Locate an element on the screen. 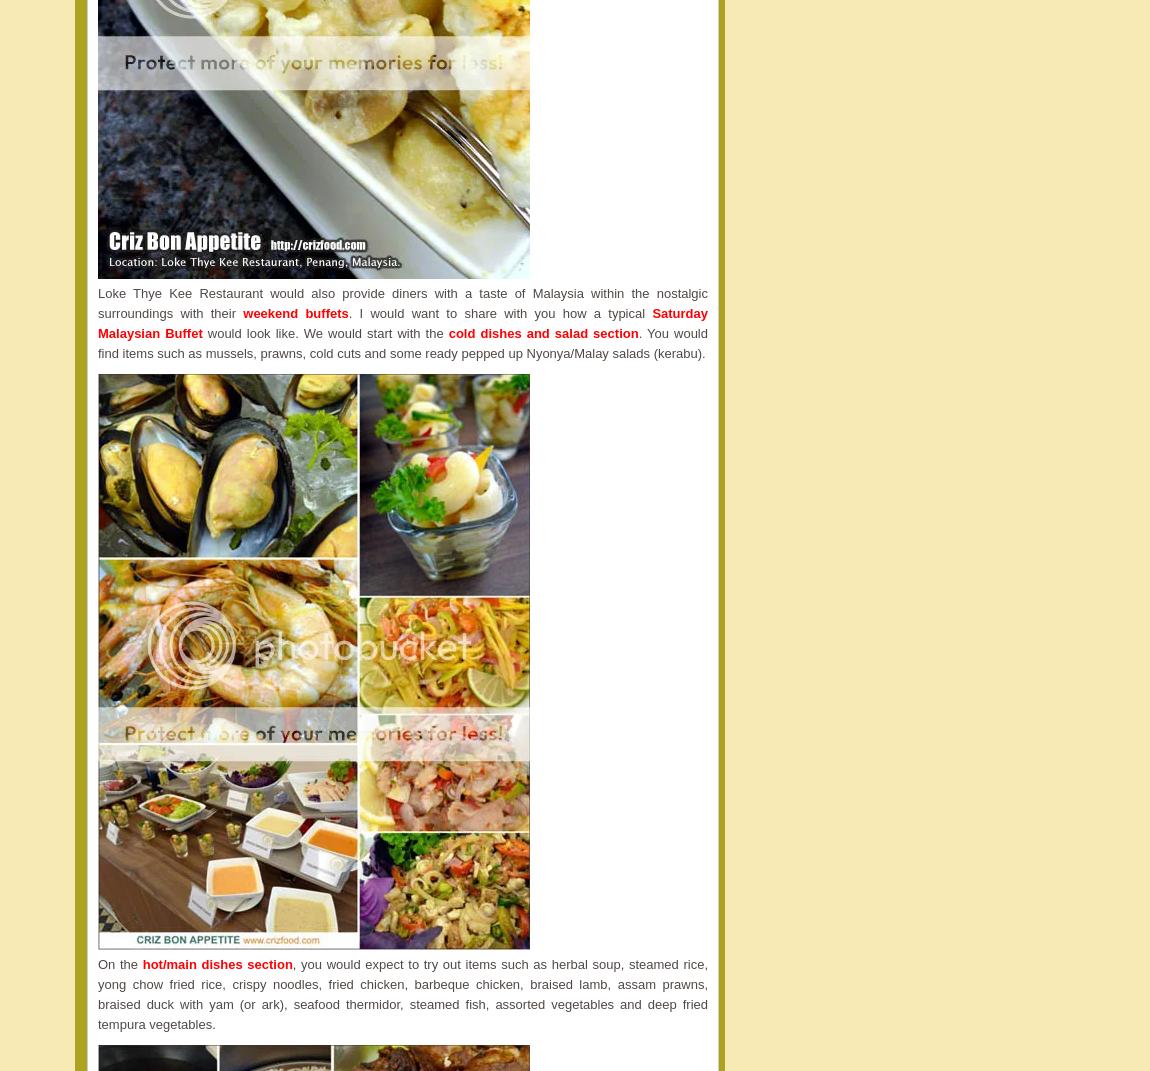 This screenshot has width=1150, height=1071. 'would look like. We would start with the' is located at coordinates (324, 331).